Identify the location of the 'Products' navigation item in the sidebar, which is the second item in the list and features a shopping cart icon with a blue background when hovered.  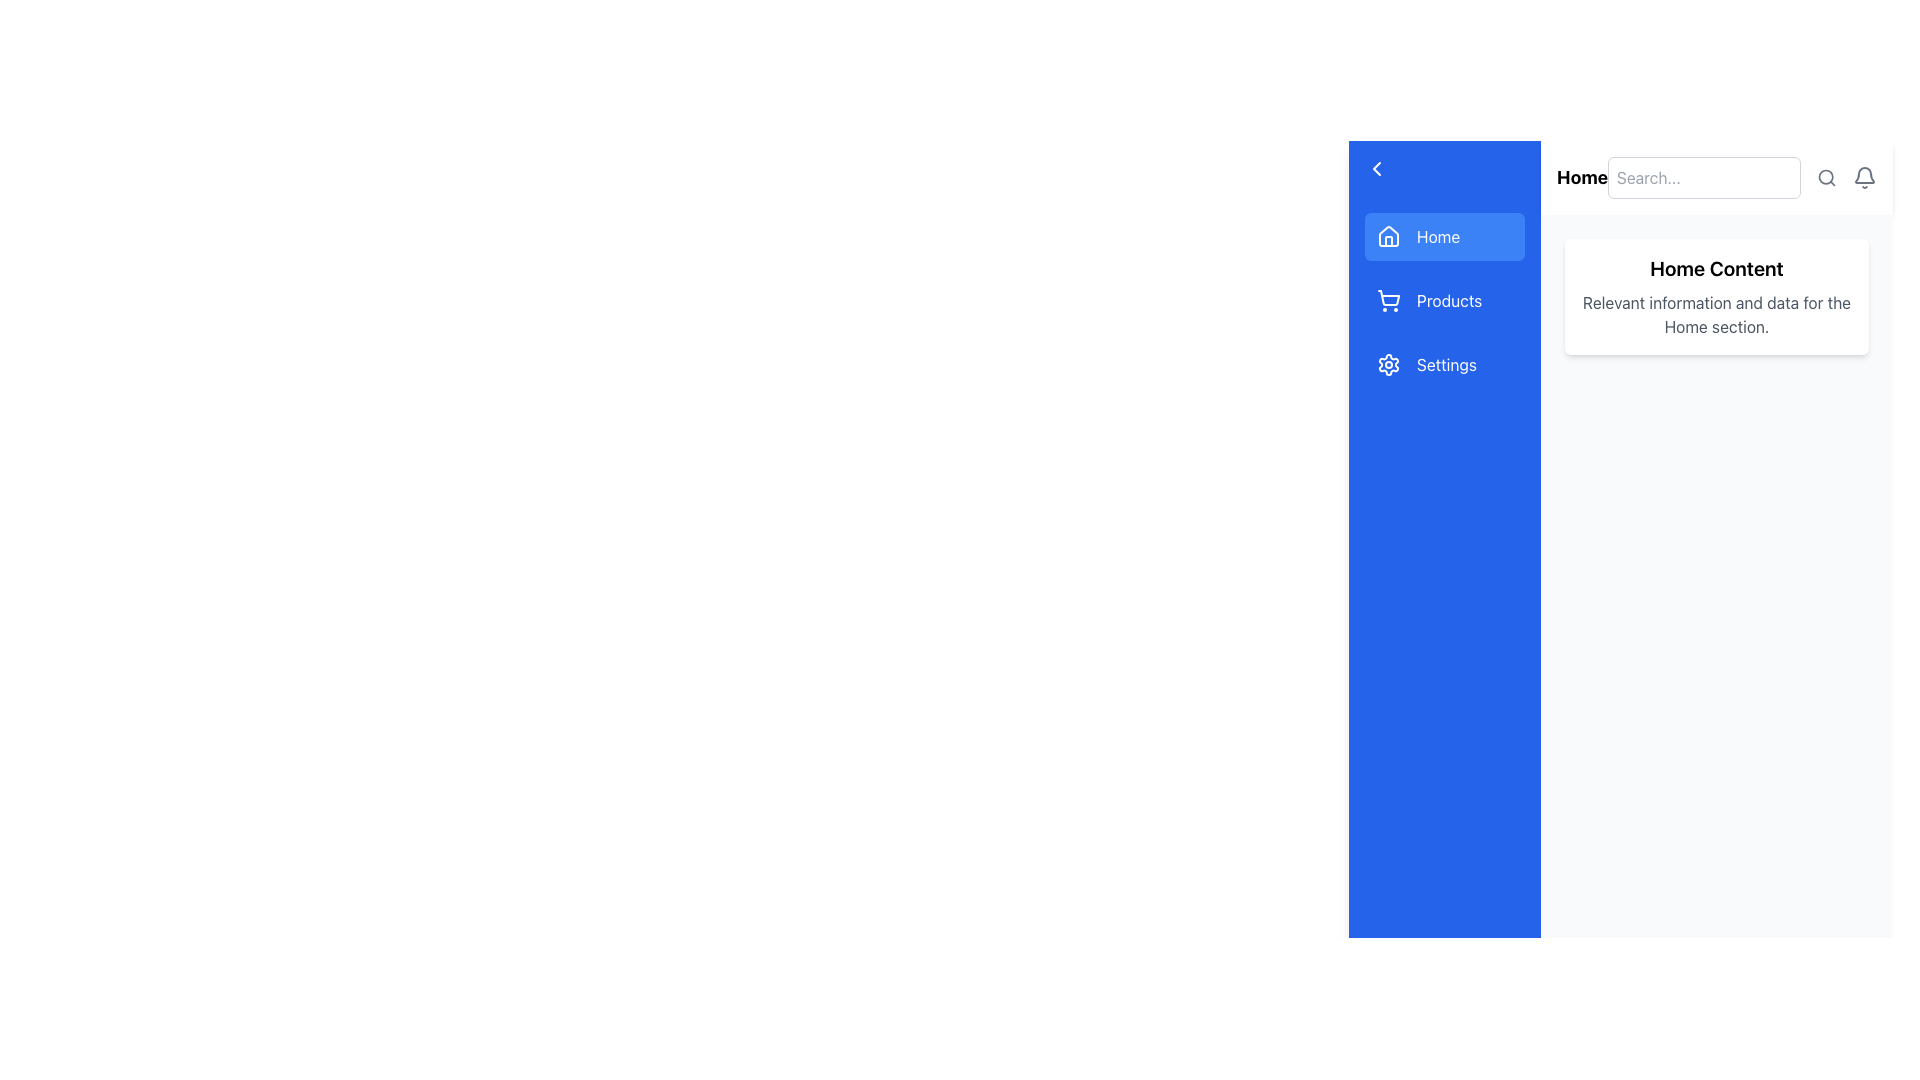
(1444, 300).